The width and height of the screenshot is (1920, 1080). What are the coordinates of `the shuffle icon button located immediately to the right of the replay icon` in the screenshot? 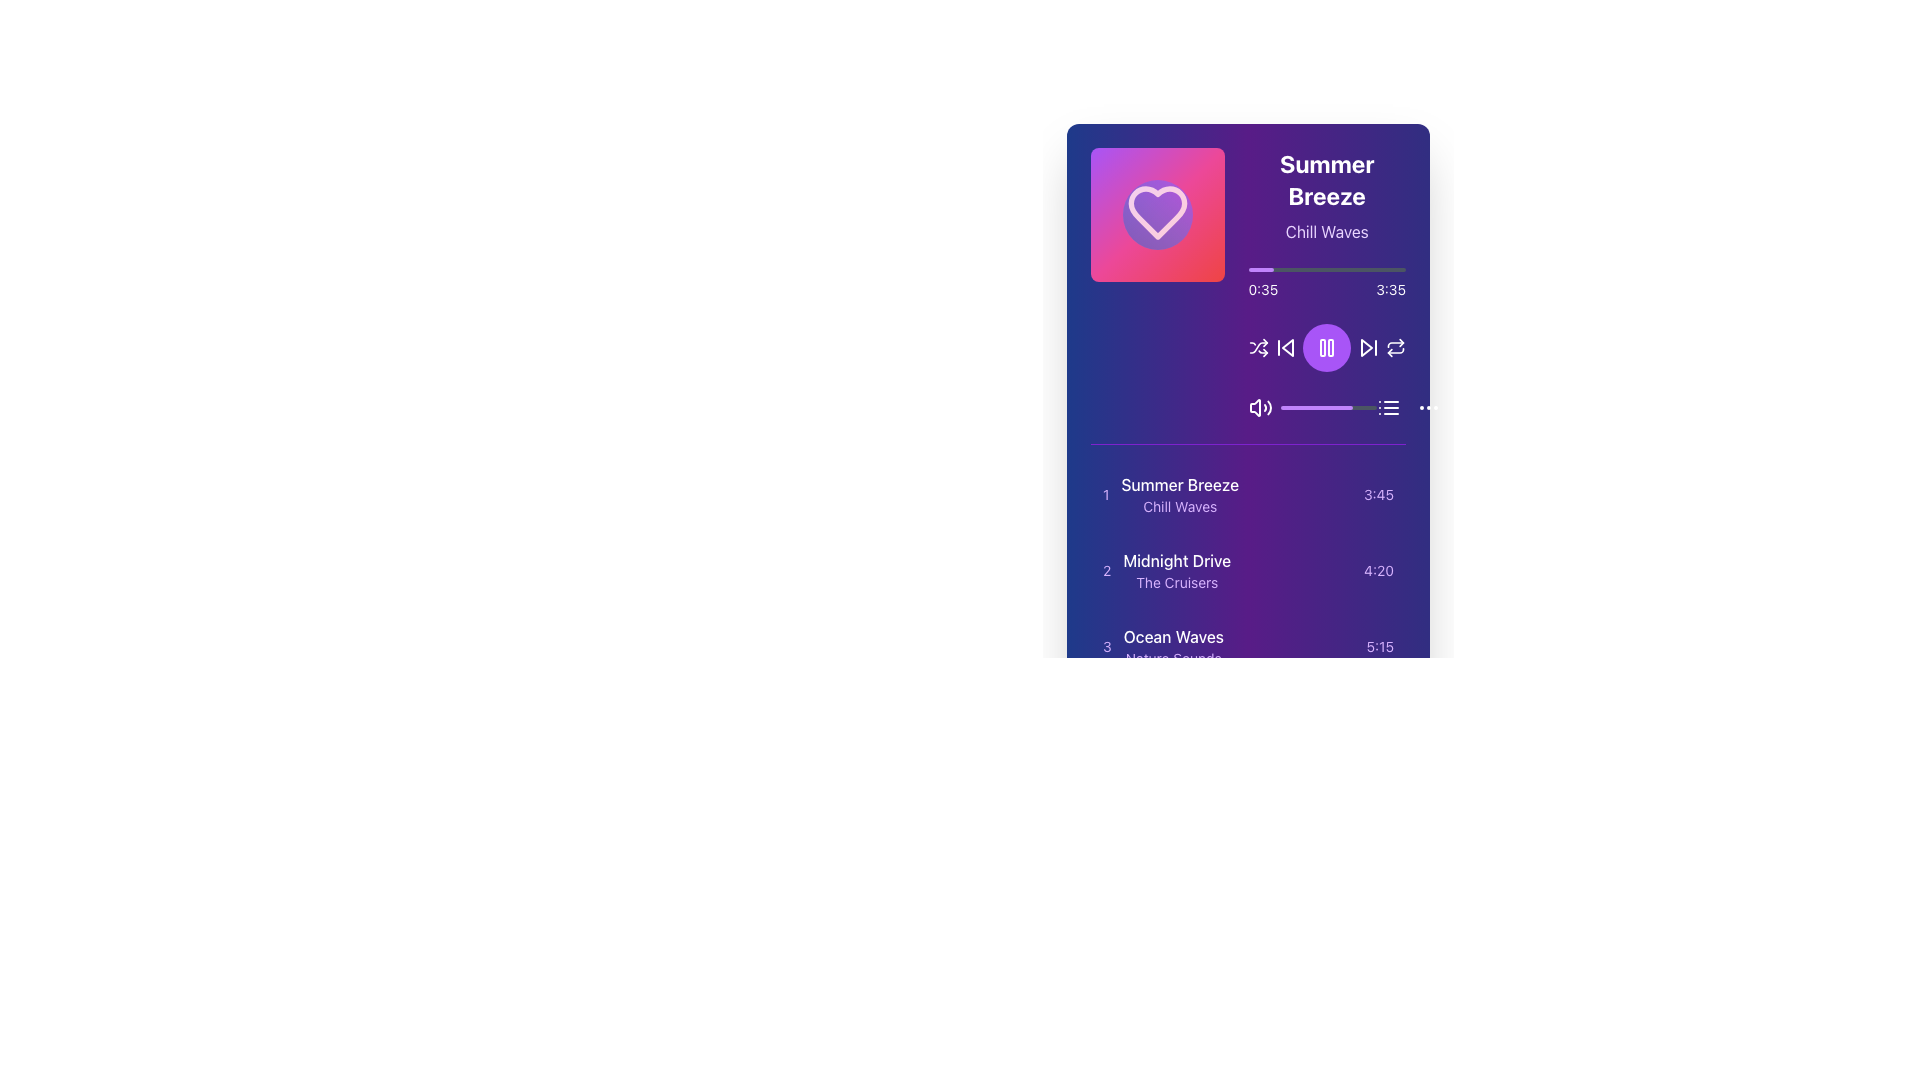 It's located at (1257, 346).